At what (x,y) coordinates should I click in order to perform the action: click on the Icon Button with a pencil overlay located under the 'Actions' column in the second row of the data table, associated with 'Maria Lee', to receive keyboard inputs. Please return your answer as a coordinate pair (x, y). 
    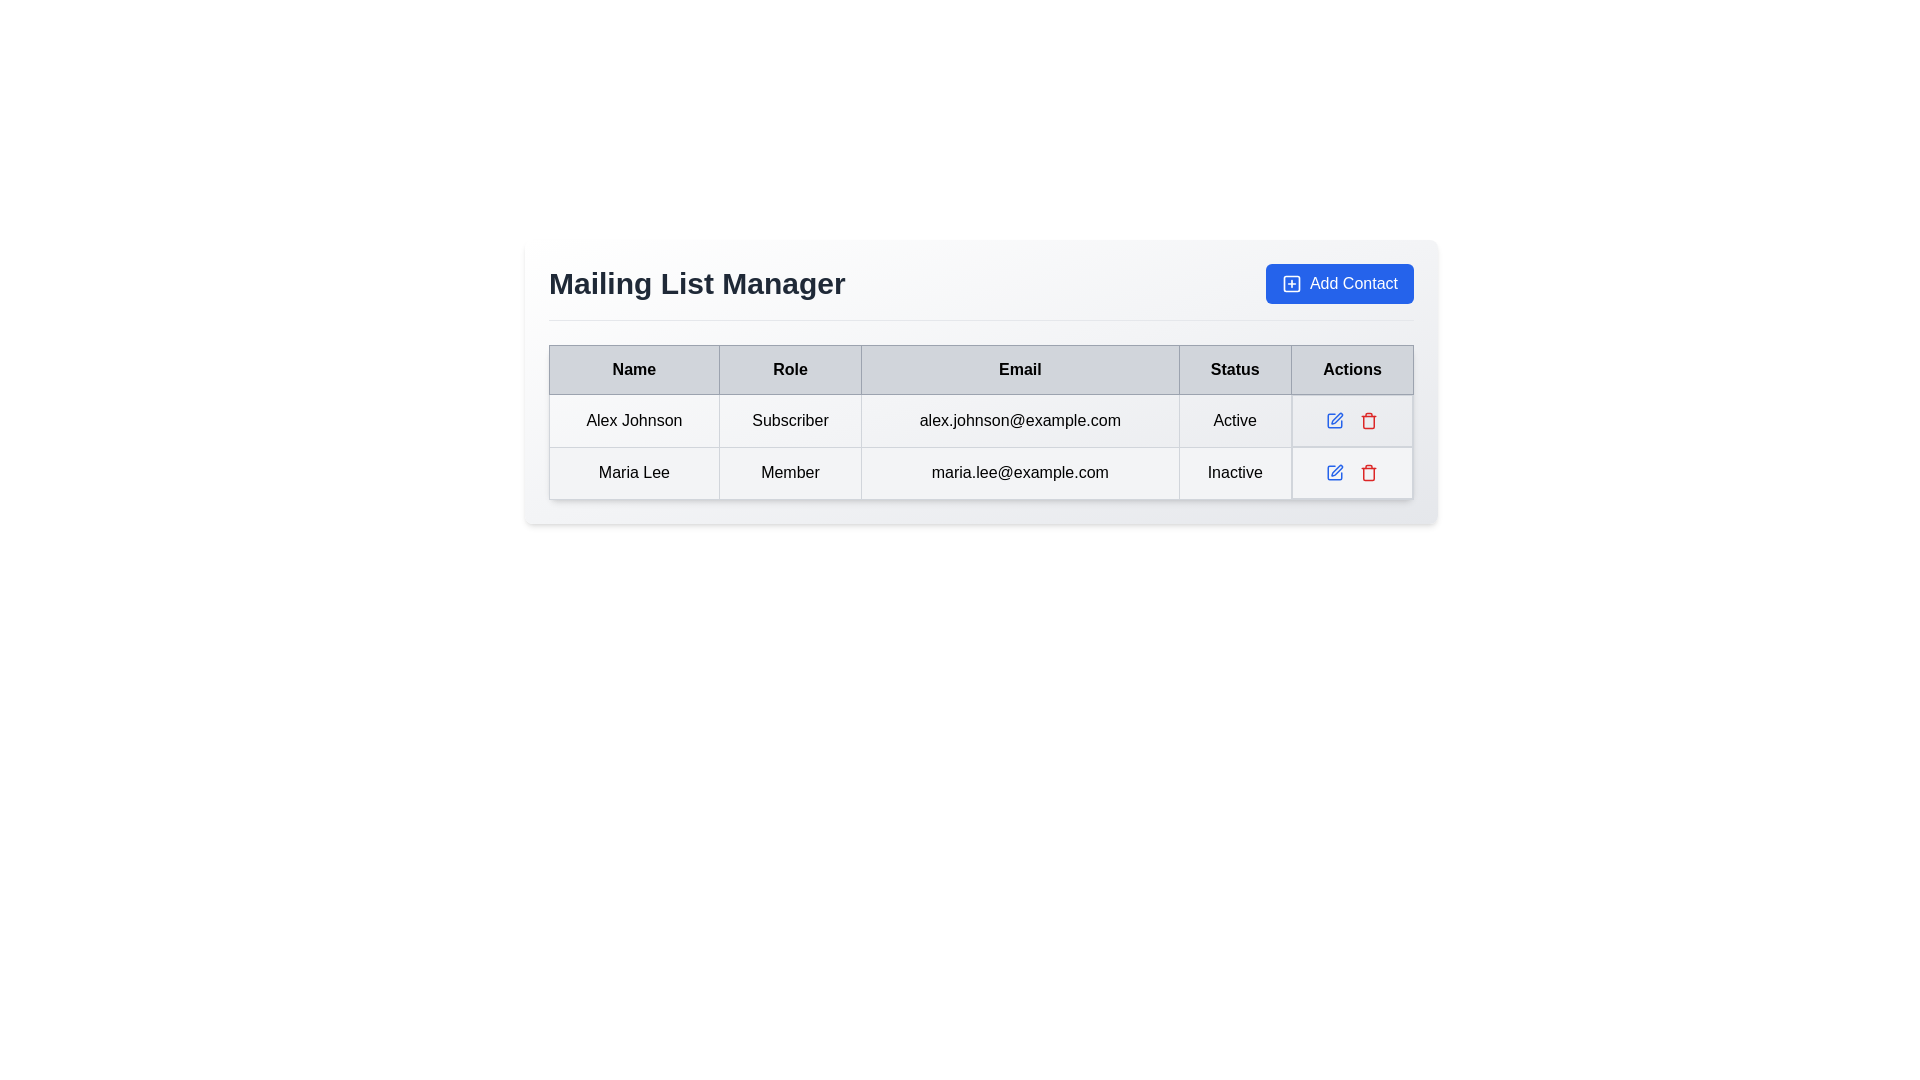
    Looking at the image, I should click on (1335, 473).